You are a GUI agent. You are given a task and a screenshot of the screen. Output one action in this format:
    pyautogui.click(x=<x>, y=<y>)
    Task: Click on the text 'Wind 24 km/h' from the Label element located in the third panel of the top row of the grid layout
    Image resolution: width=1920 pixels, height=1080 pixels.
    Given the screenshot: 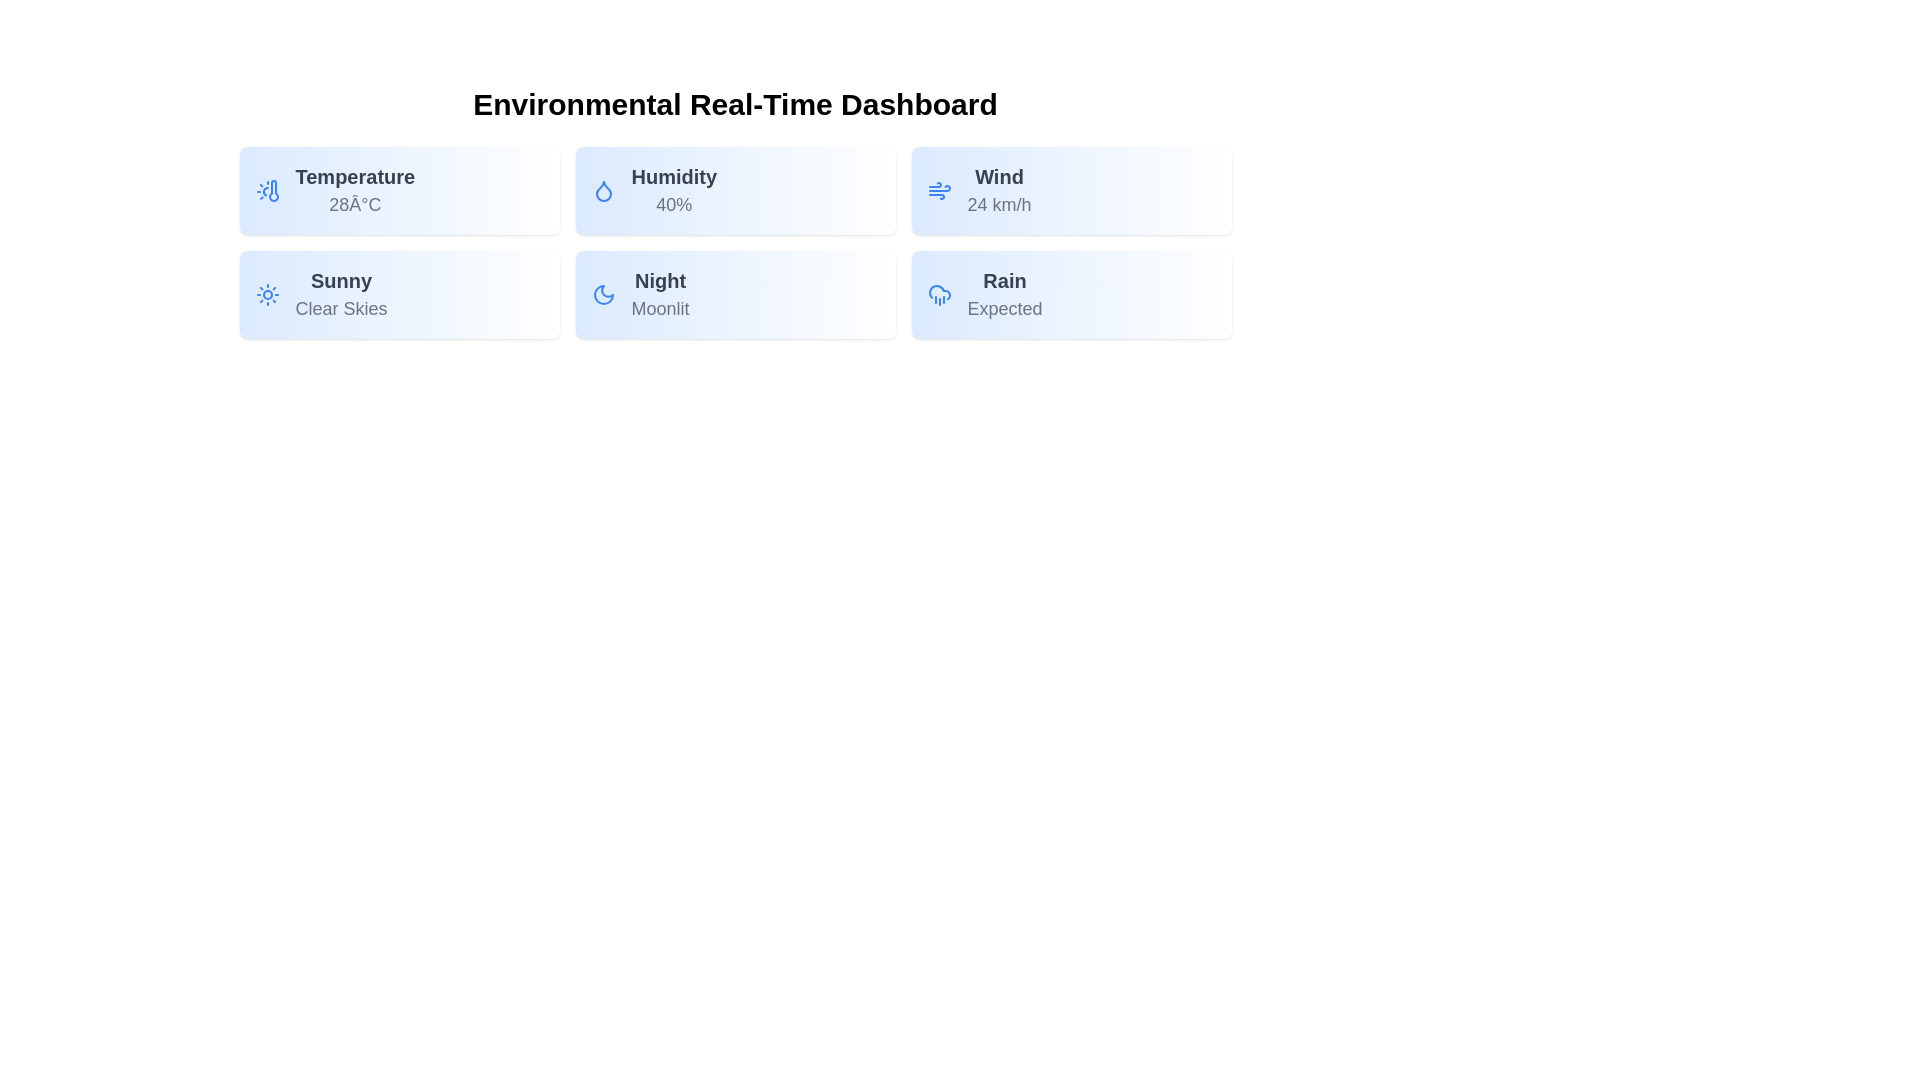 What is the action you would take?
    pyautogui.click(x=999, y=191)
    